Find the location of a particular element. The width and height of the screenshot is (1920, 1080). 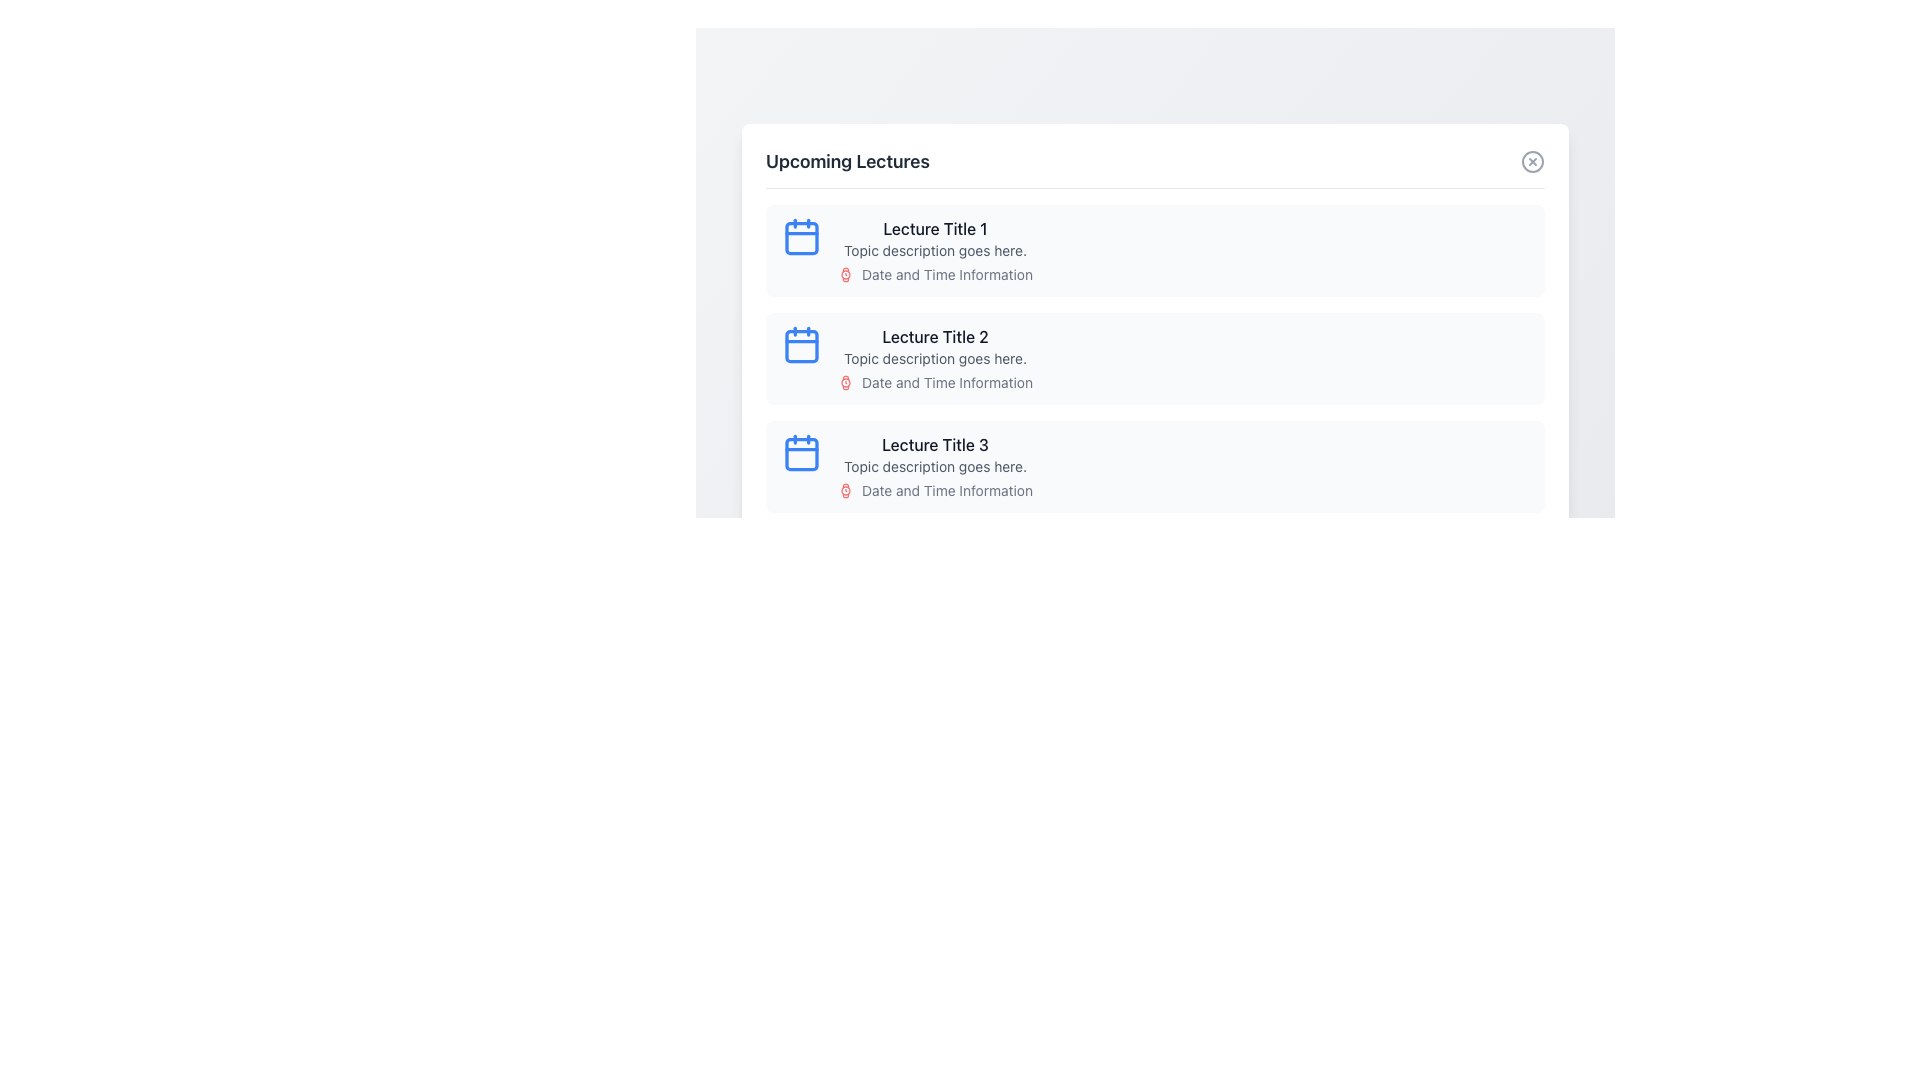

the calendar icon located in the top-left section of the box containing the 'Lecture Title 2' text, which indicates details about a scheduled date or event is located at coordinates (801, 343).